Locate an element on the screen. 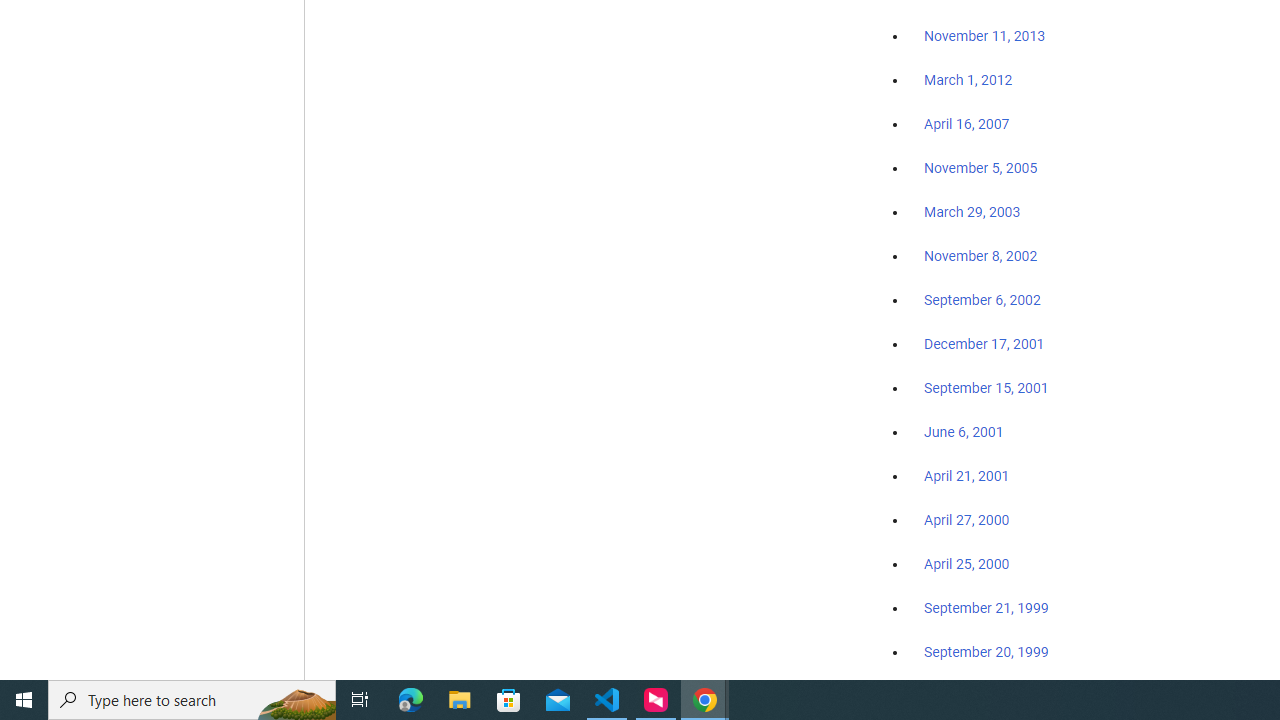 The height and width of the screenshot is (720, 1280). 'March 29, 2003' is located at coordinates (972, 212).